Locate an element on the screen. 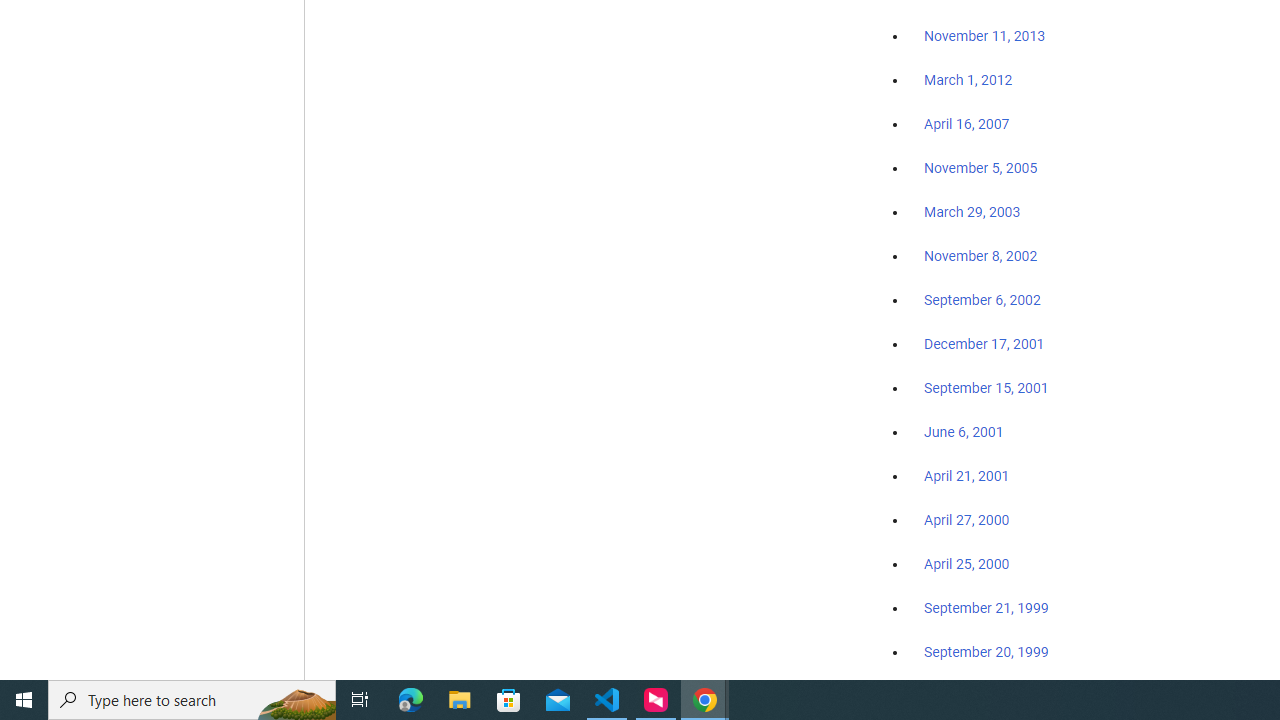 The height and width of the screenshot is (720, 1280). 'March 29, 2003' is located at coordinates (972, 212).